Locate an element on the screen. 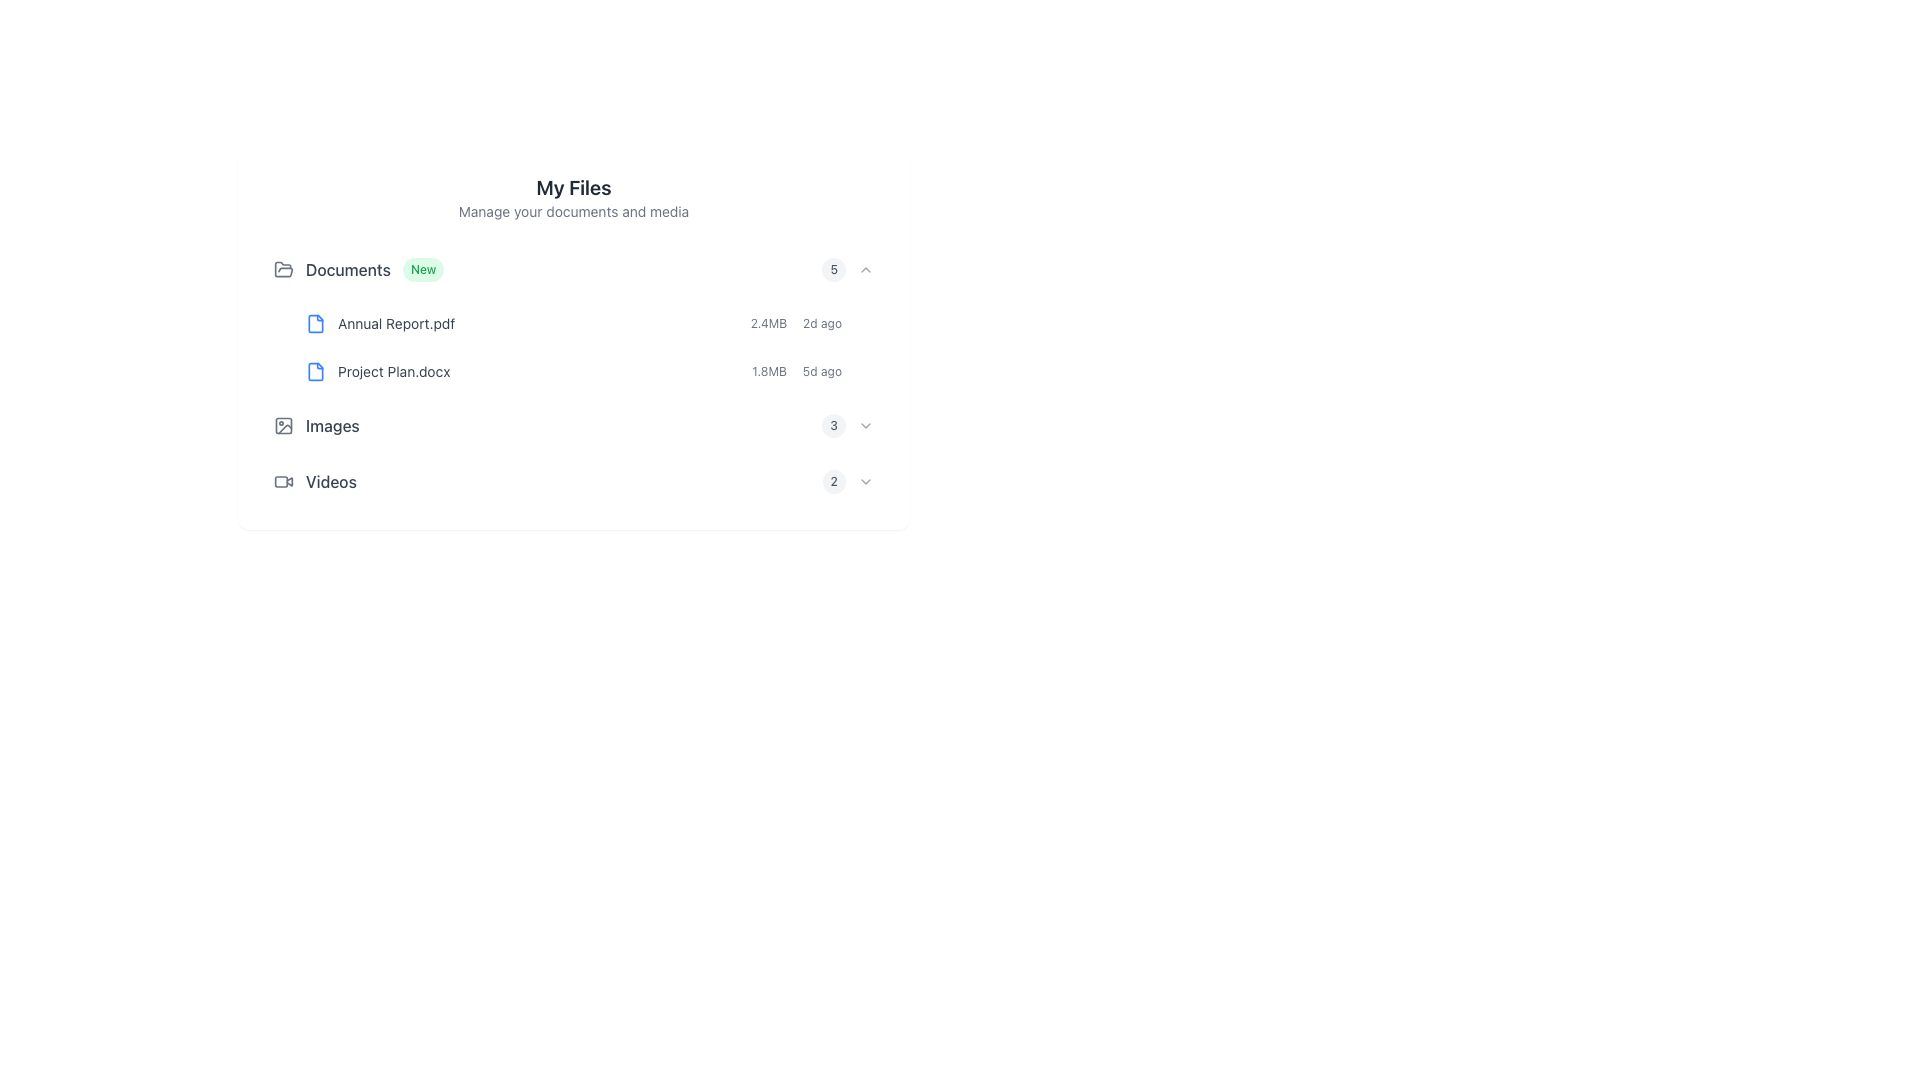 This screenshot has width=1920, height=1080. the 'Videos' text element which has an associated video camera icon for more information is located at coordinates (314, 482).